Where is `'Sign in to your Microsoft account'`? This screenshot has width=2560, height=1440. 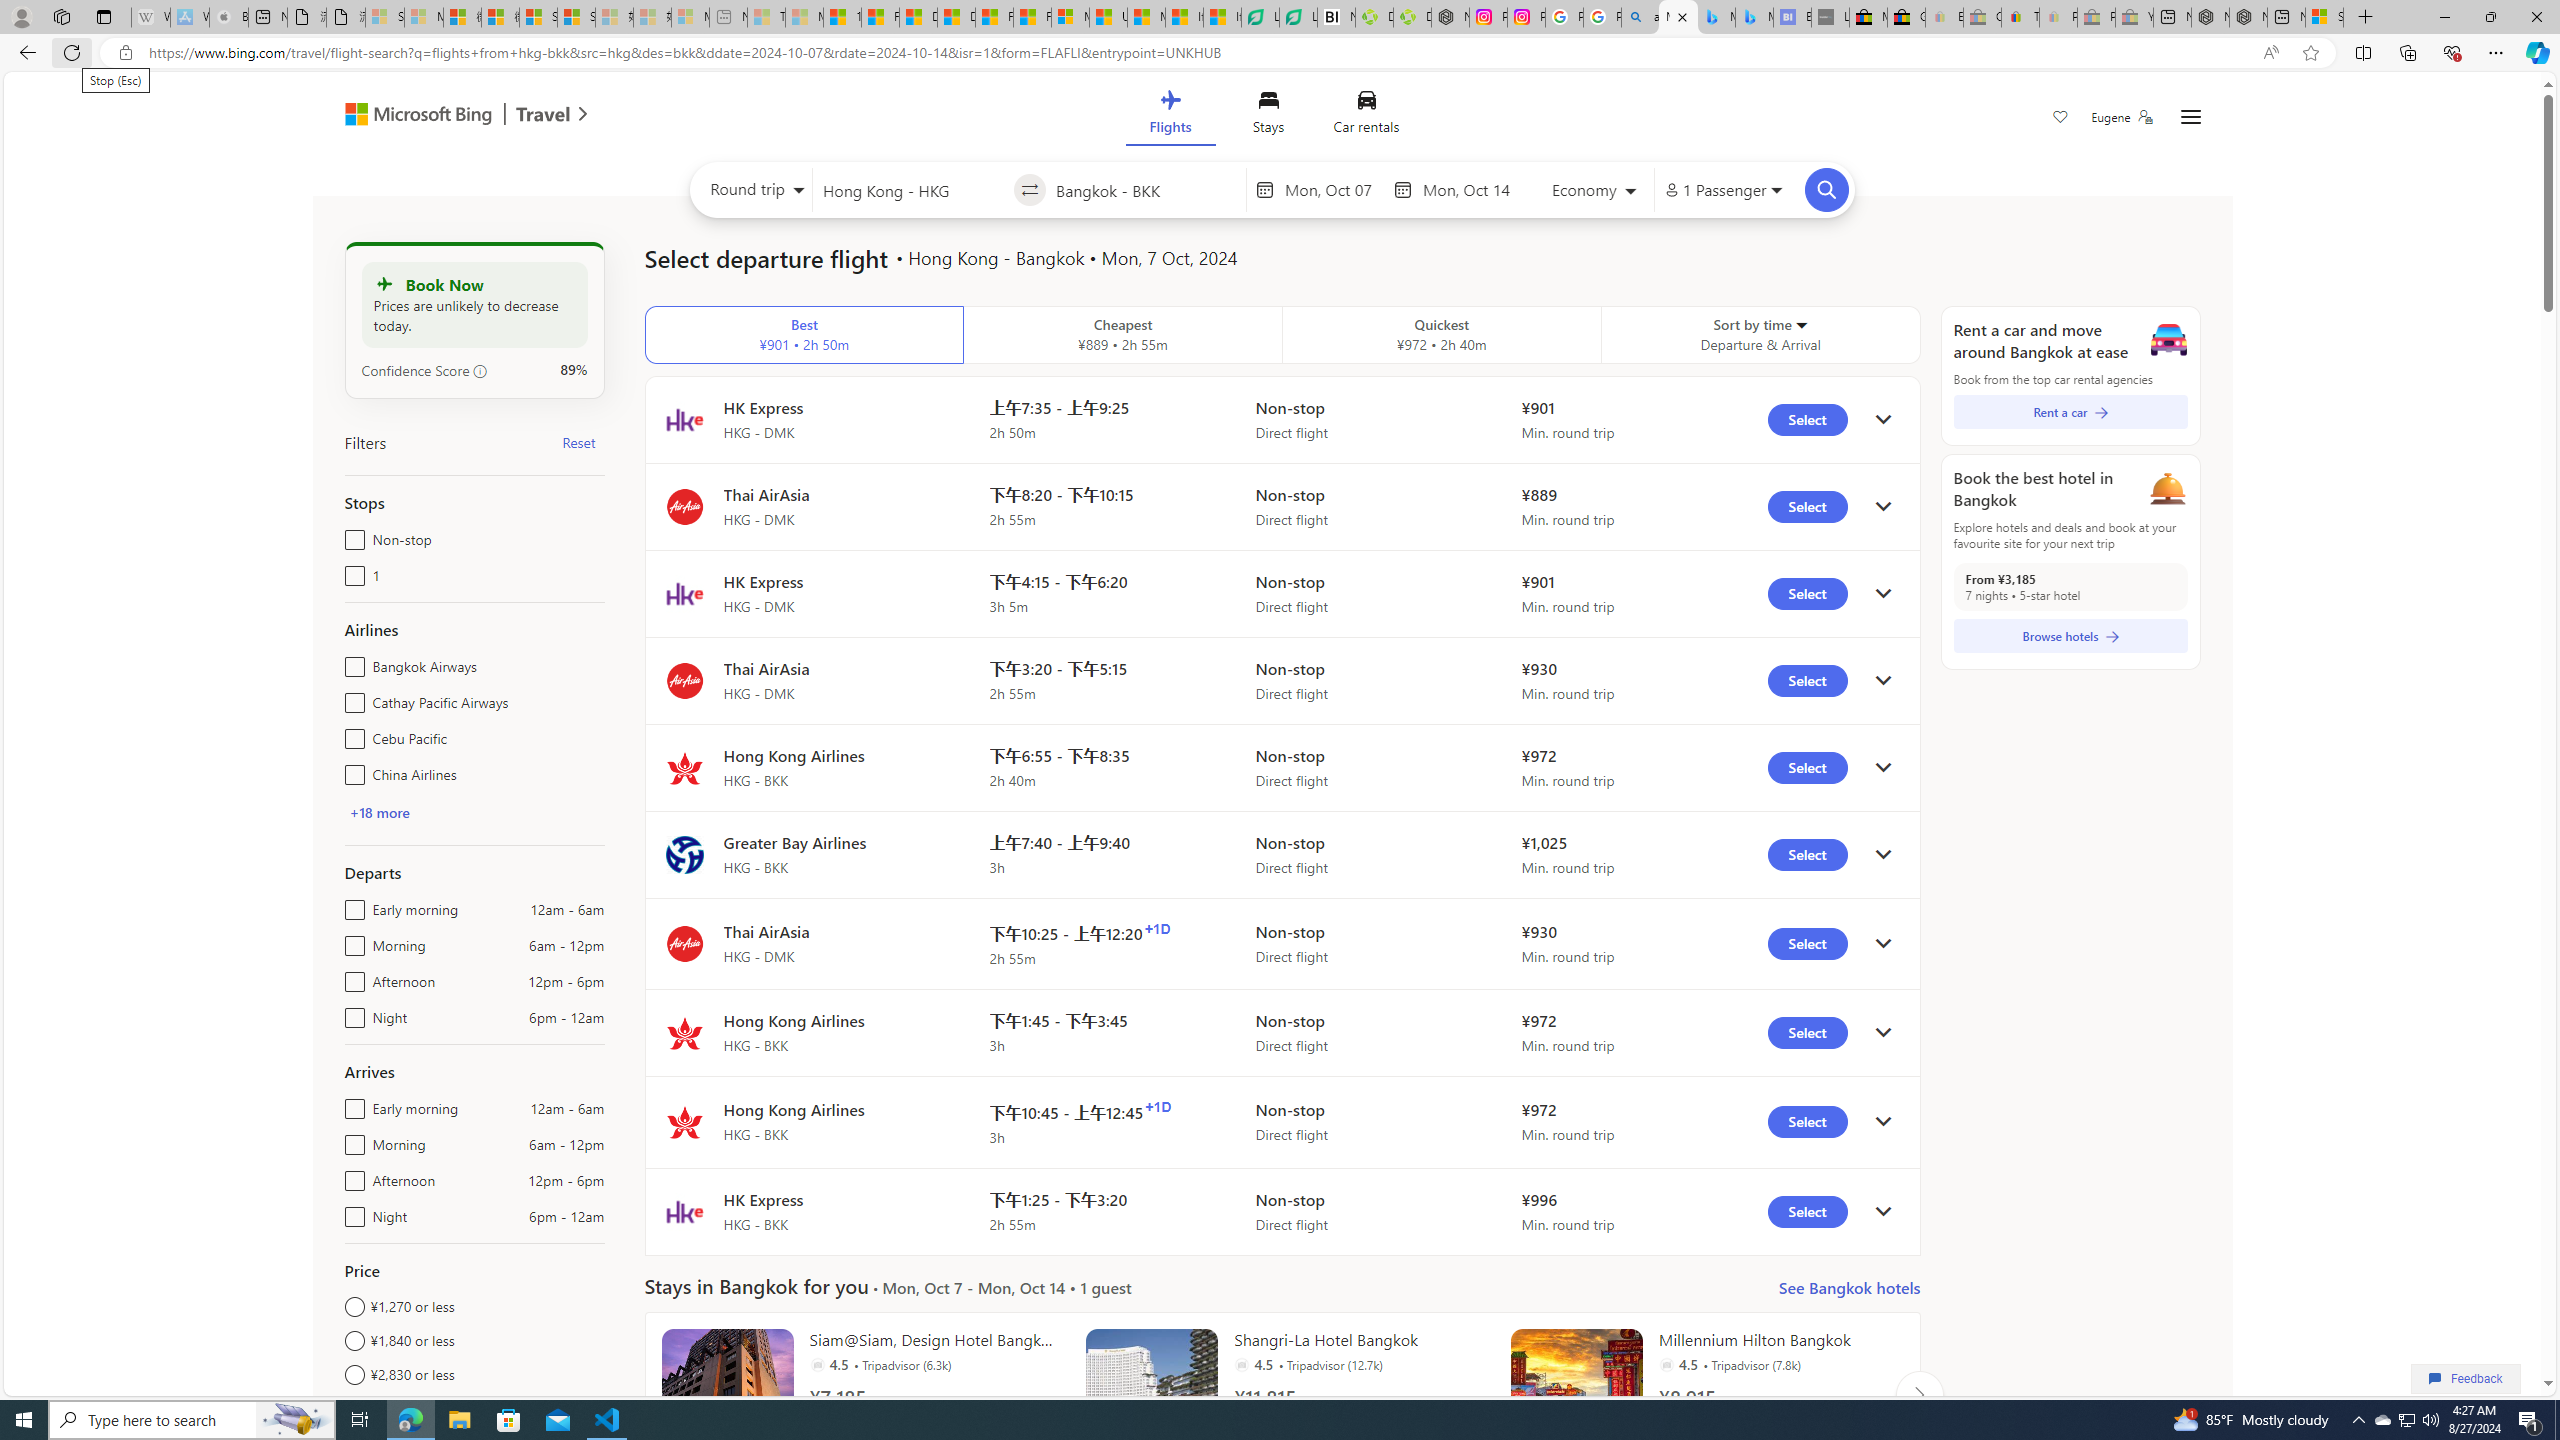 'Sign in to your Microsoft account' is located at coordinates (2323, 16).